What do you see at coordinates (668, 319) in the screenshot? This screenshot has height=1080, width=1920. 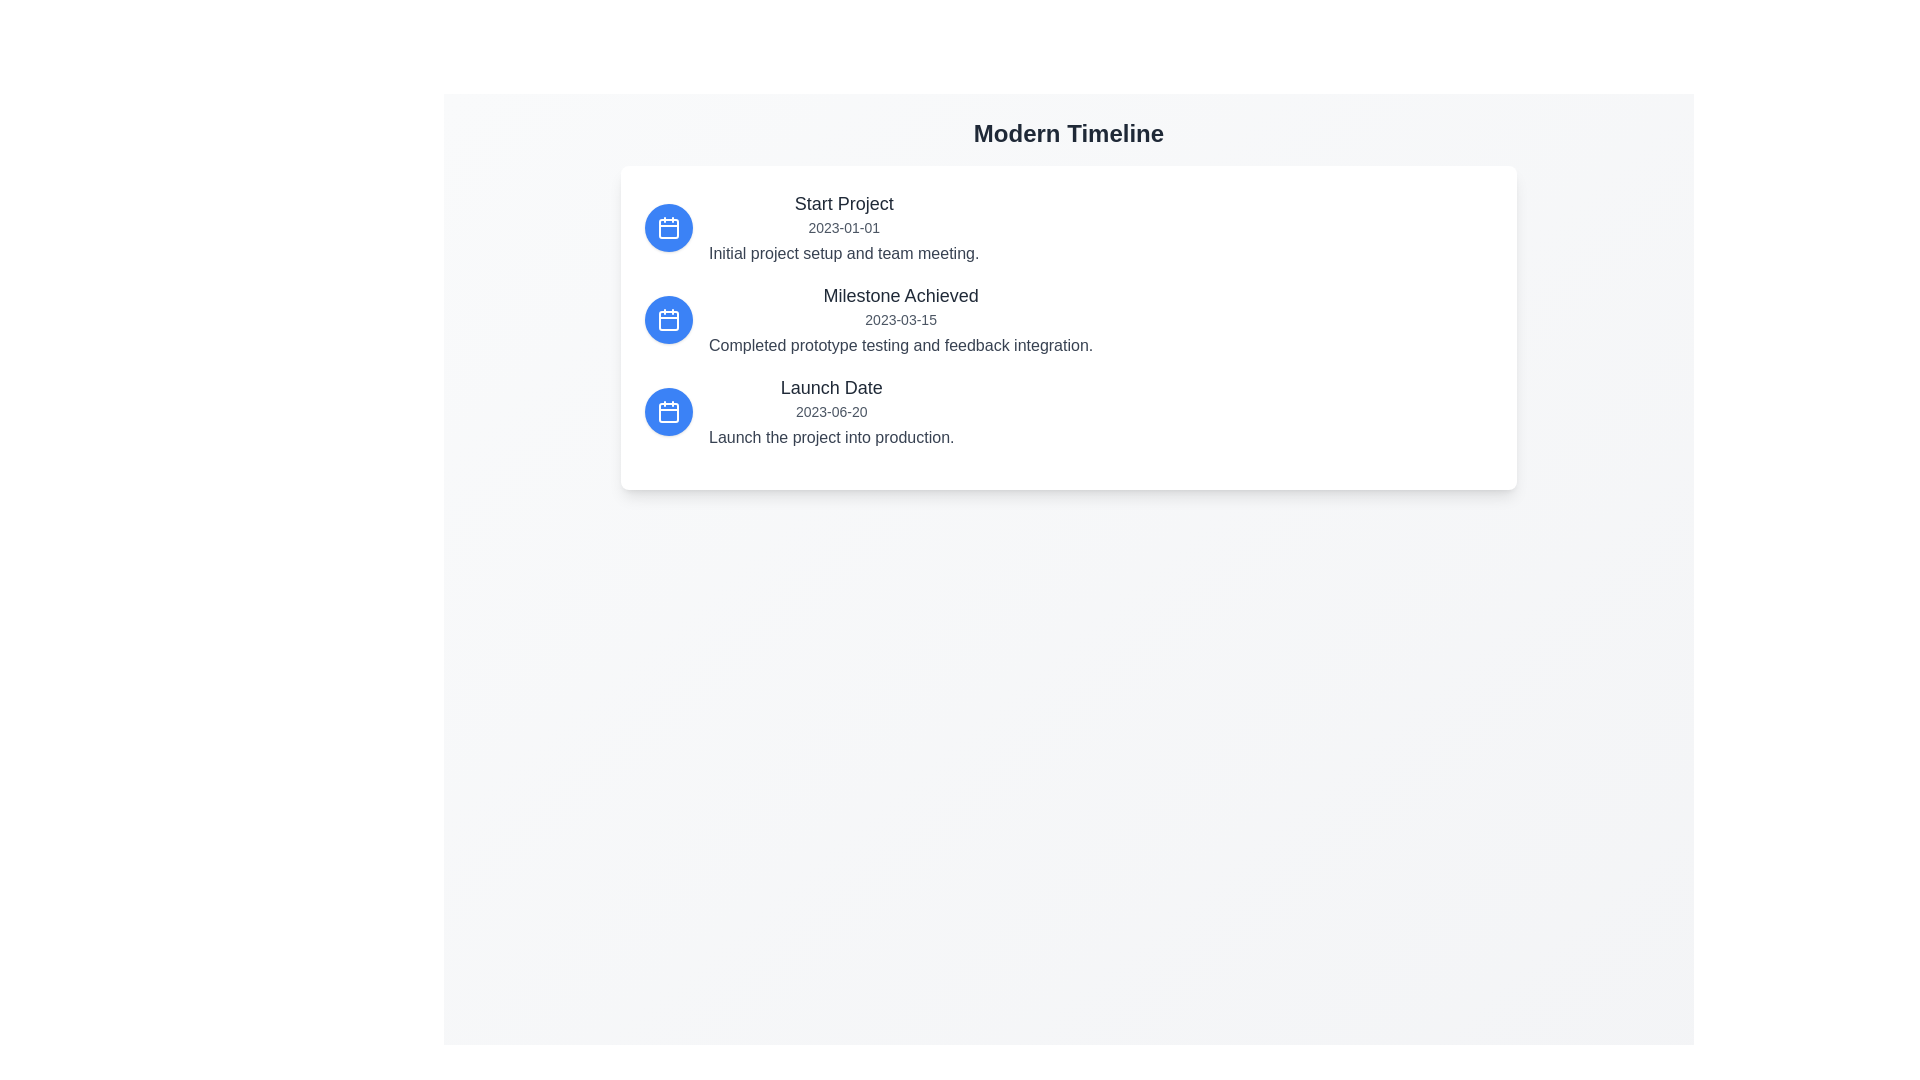 I see `the calendar icon located centrally within the second timeline event titled 'Milestone Achieved'` at bounding box center [668, 319].